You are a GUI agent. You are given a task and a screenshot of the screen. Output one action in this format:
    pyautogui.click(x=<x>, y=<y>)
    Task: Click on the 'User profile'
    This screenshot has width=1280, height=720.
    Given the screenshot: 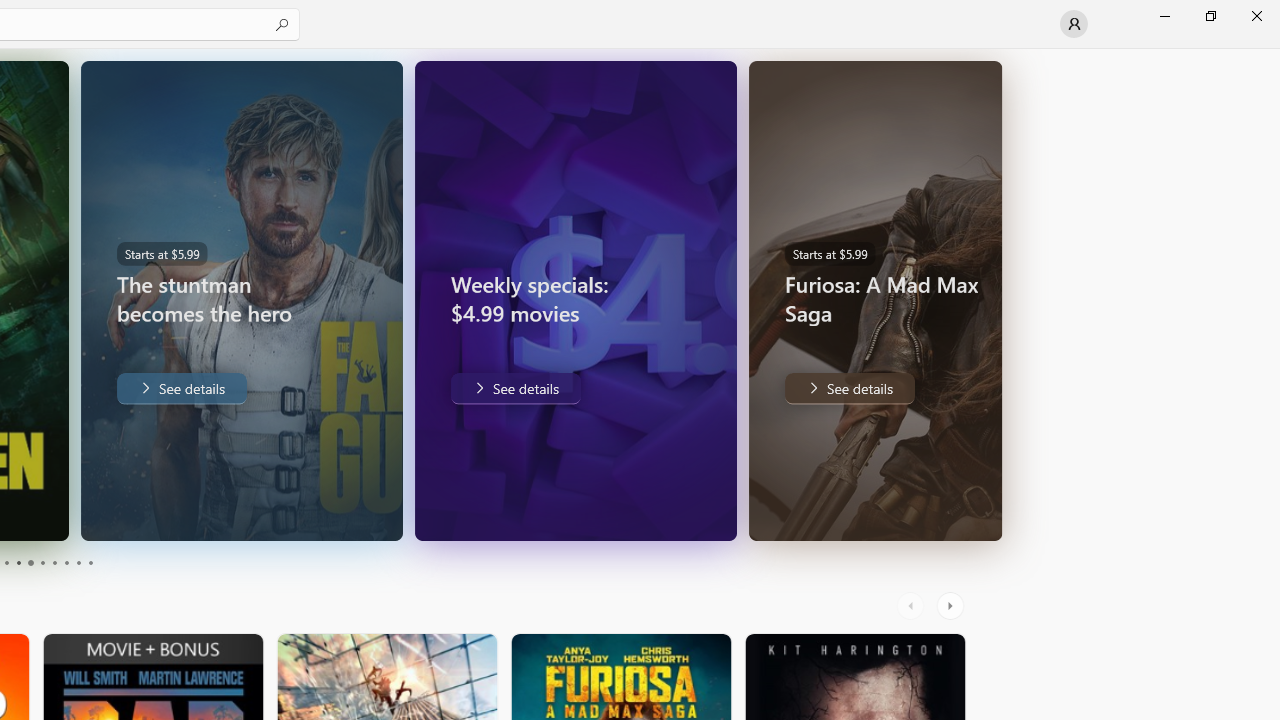 What is the action you would take?
    pyautogui.click(x=1072, y=24)
    